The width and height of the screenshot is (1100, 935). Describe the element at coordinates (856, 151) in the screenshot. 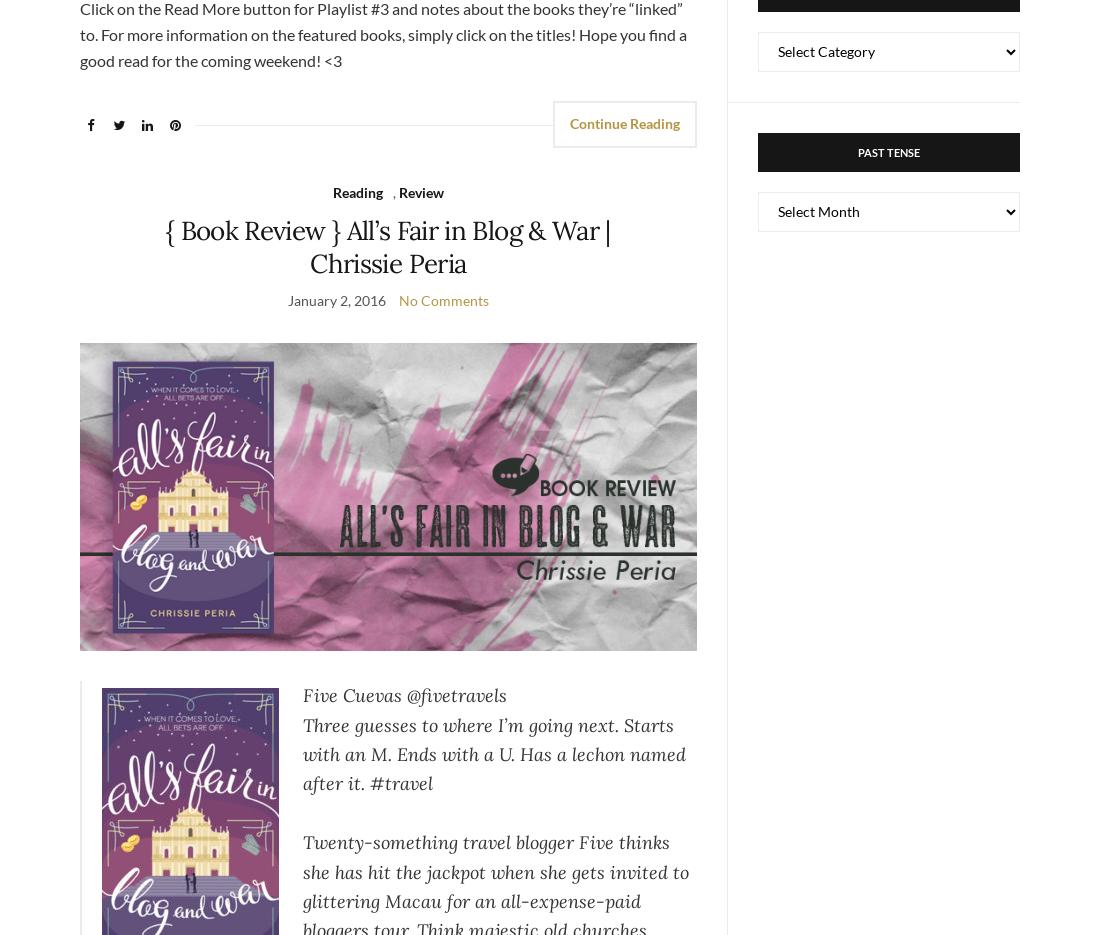

I see `'PAST TENSE'` at that location.